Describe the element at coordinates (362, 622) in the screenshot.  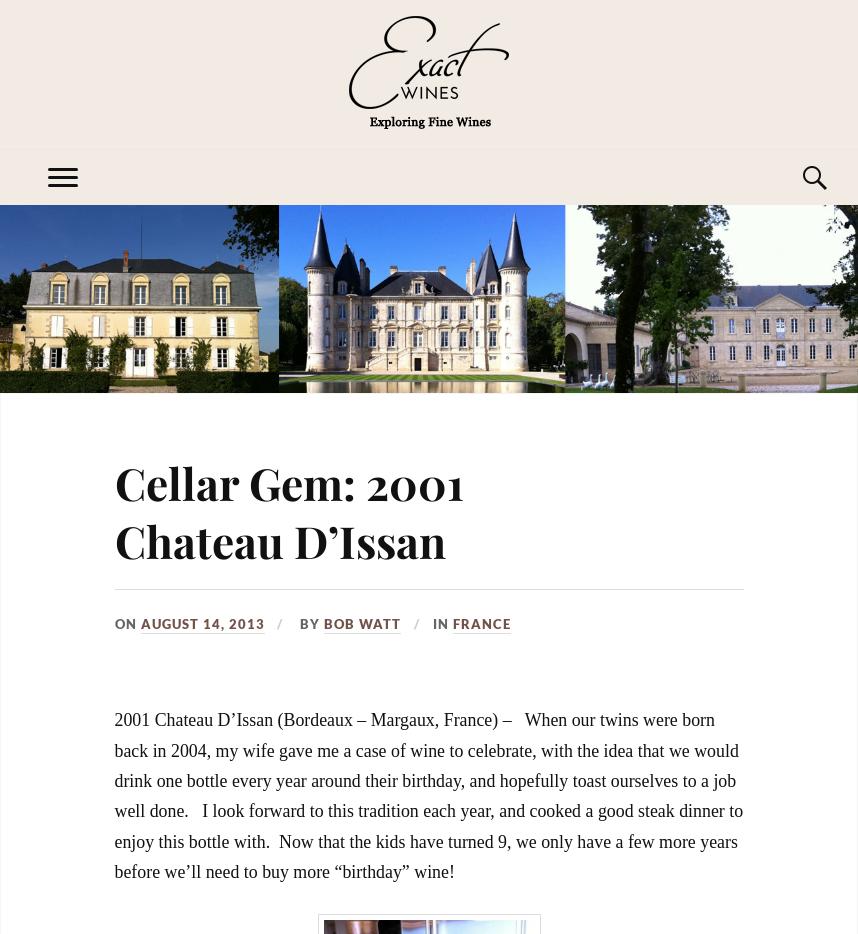
I see `'Bob Watt'` at that location.